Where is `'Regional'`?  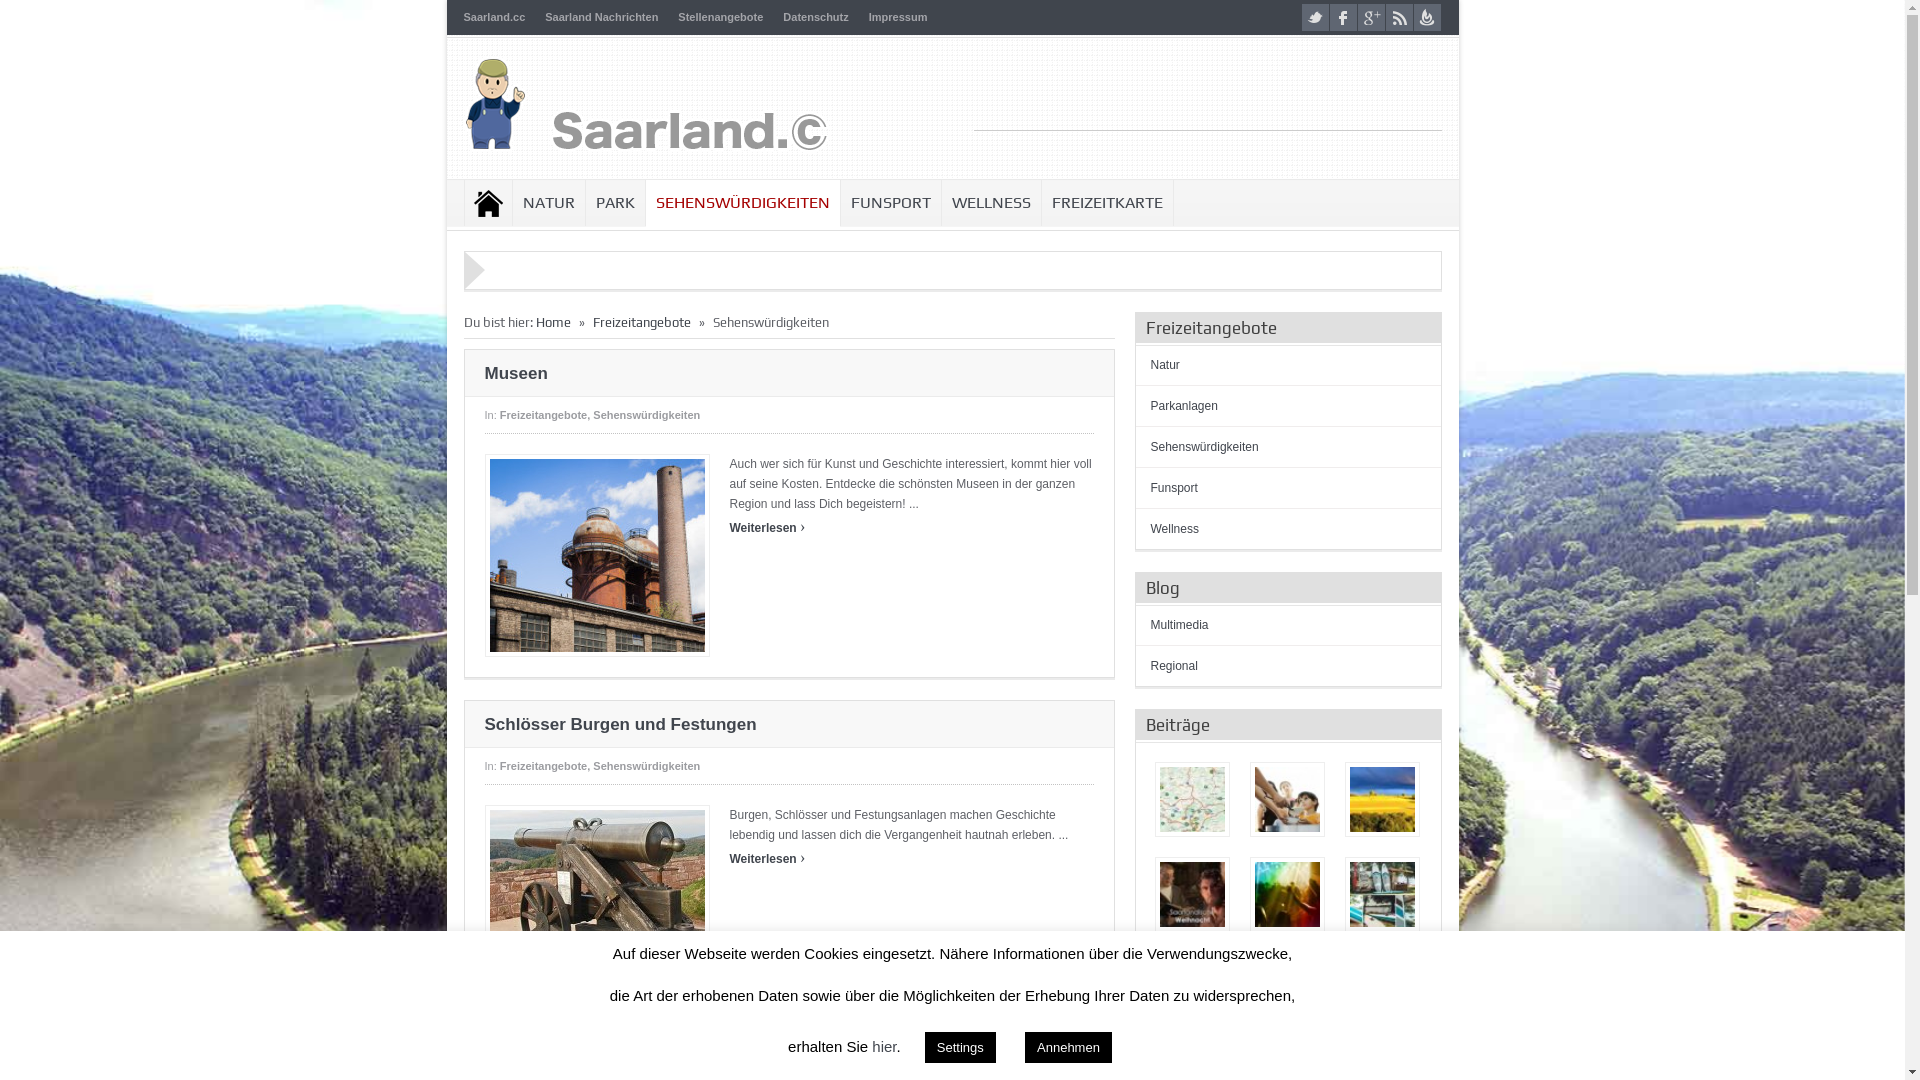
'Regional' is located at coordinates (1173, 666).